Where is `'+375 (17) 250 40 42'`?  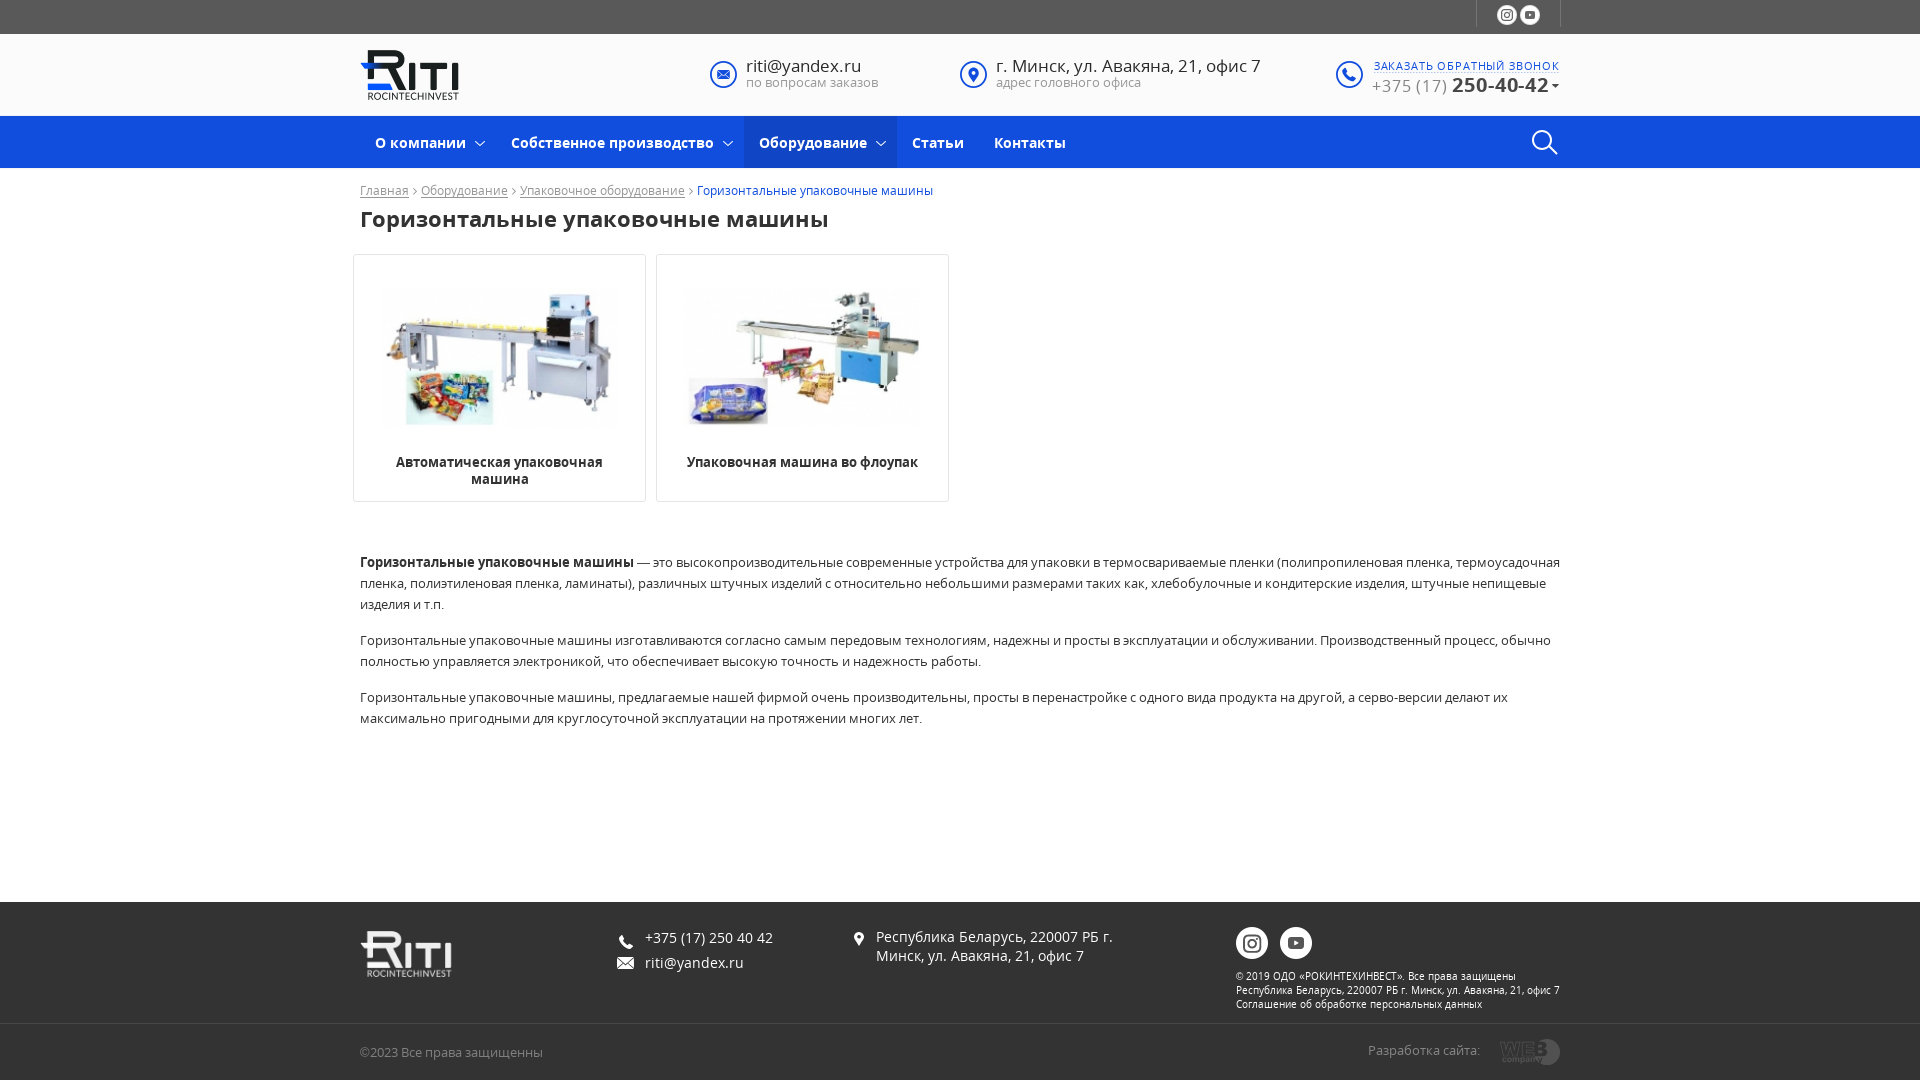
'+375 (17) 250 40 42' is located at coordinates (709, 937).